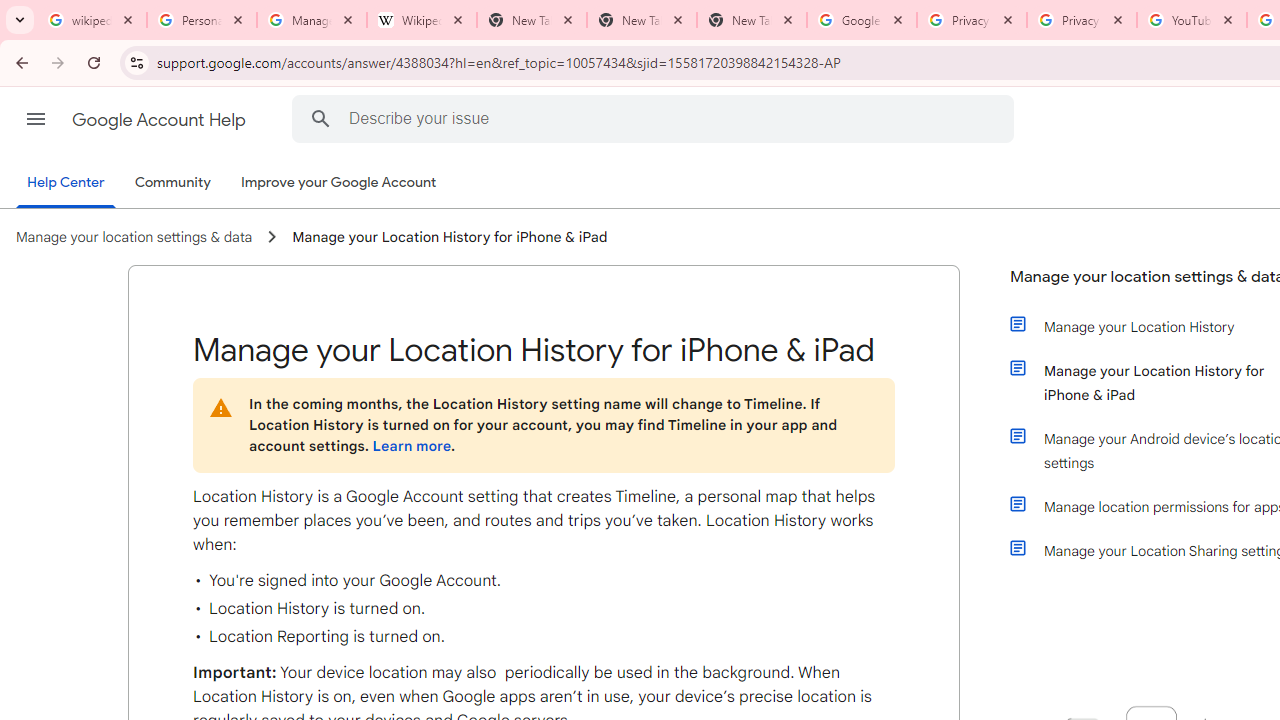 The image size is (1280, 720). I want to click on 'Community', so click(172, 183).